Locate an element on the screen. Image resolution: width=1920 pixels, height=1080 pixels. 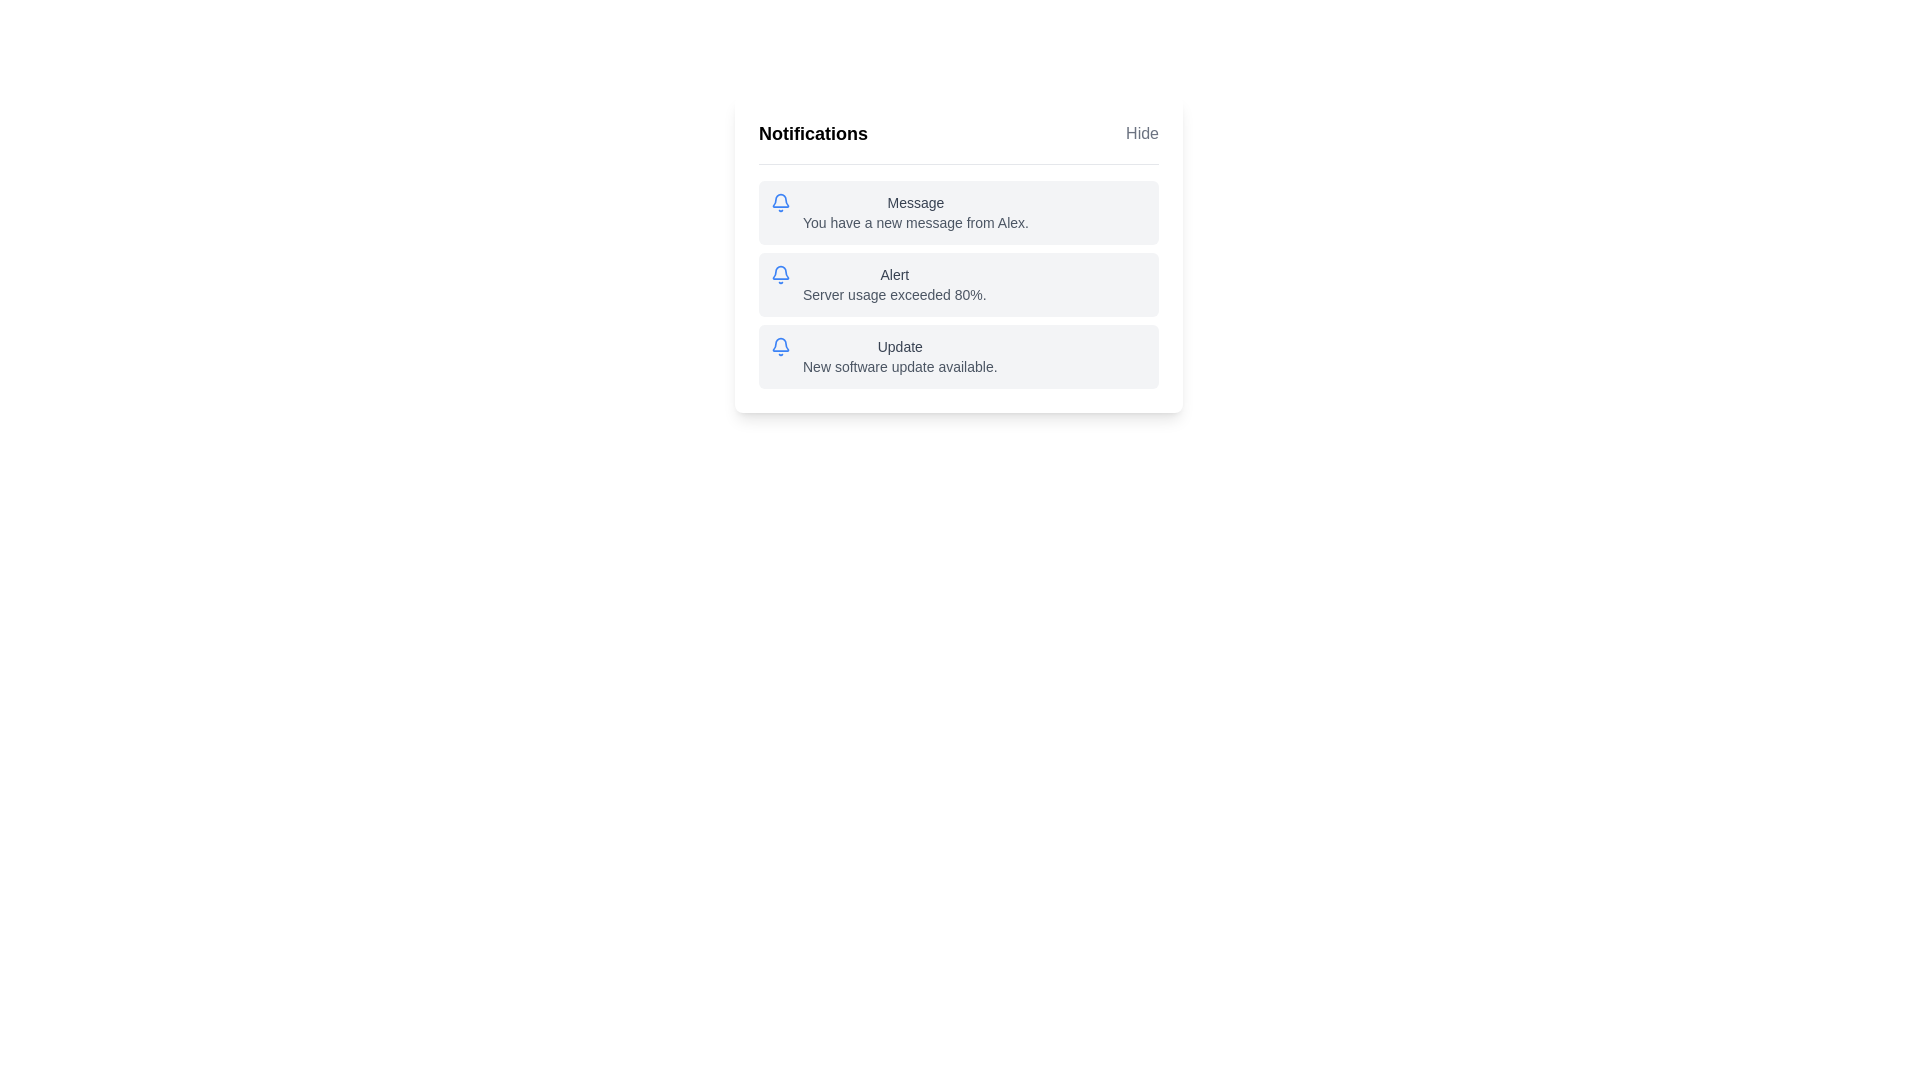
the title text of the second notification message in the 'Notifications' section, which indicates the nature of the notification and is positioned above 'Server usage exceeded 80%.' is located at coordinates (893, 274).